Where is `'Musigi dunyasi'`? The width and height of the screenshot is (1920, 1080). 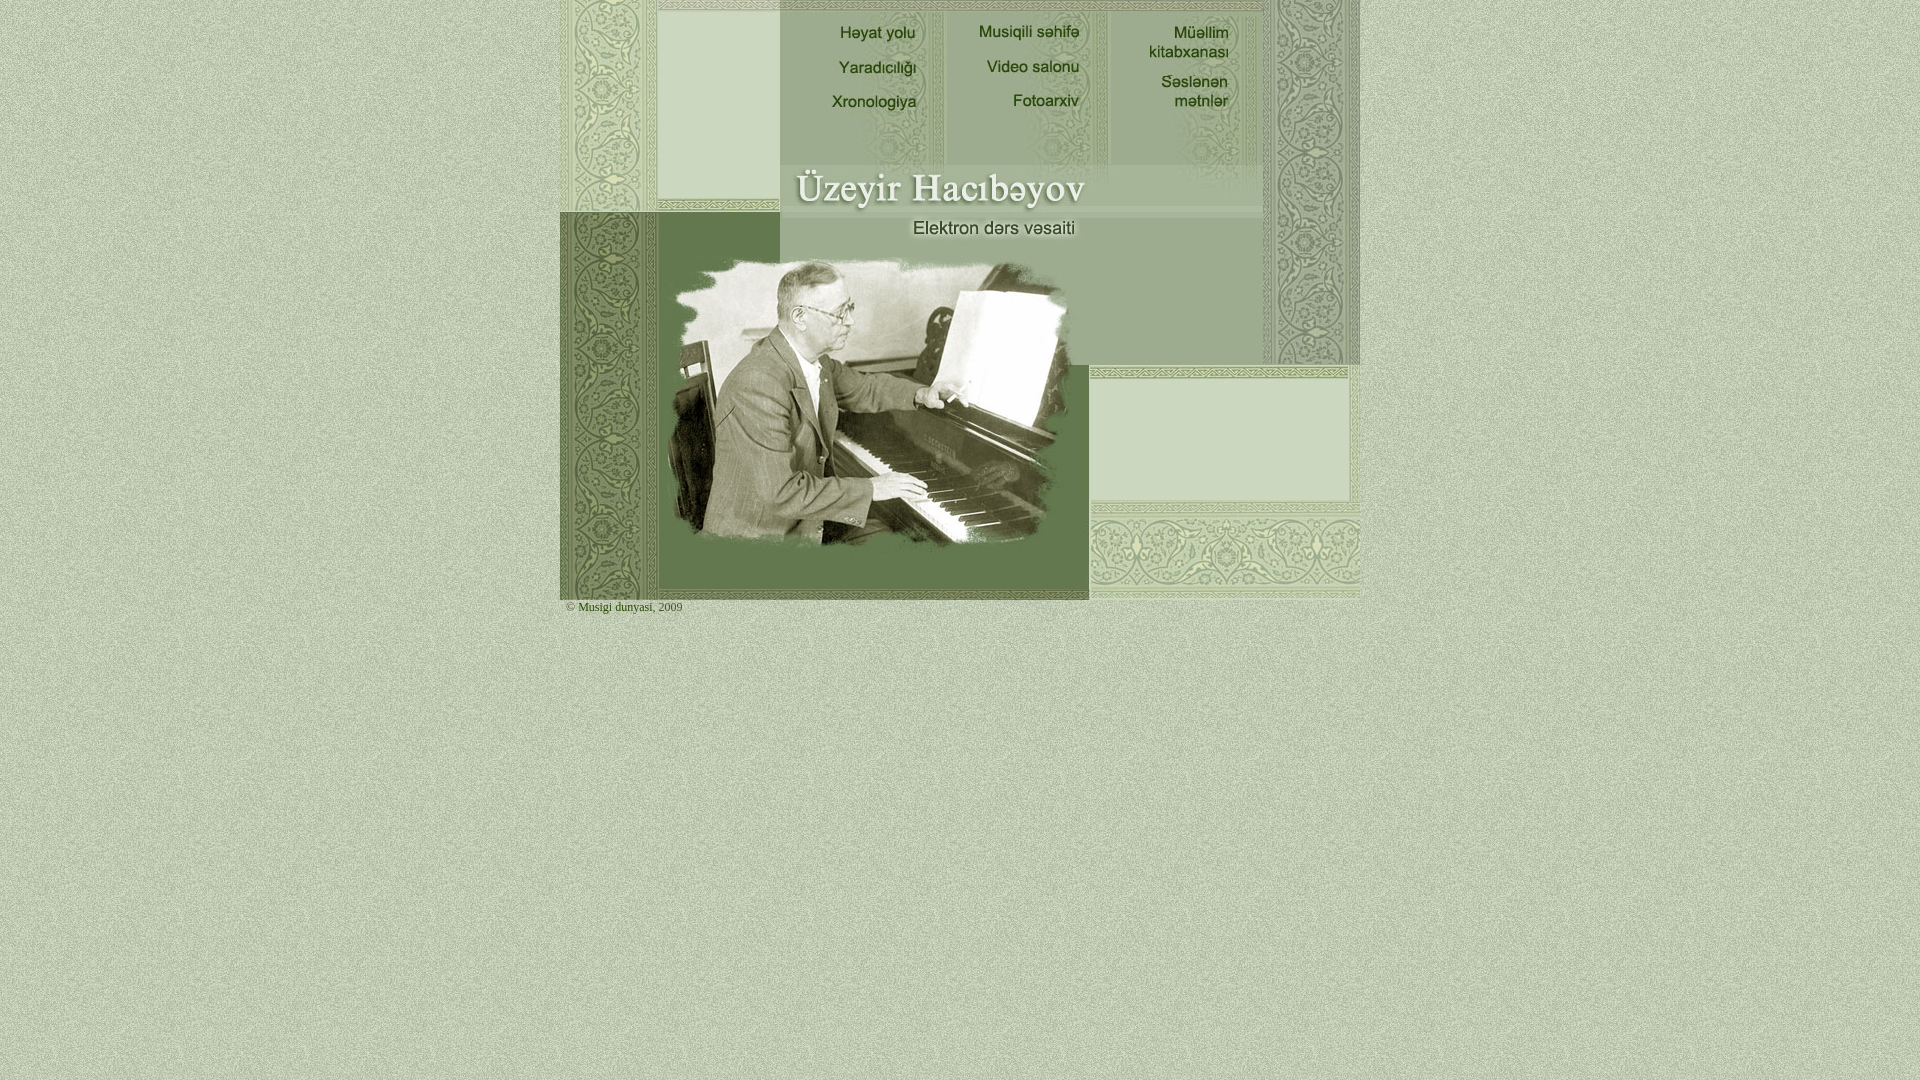
'Musigi dunyasi' is located at coordinates (574, 605).